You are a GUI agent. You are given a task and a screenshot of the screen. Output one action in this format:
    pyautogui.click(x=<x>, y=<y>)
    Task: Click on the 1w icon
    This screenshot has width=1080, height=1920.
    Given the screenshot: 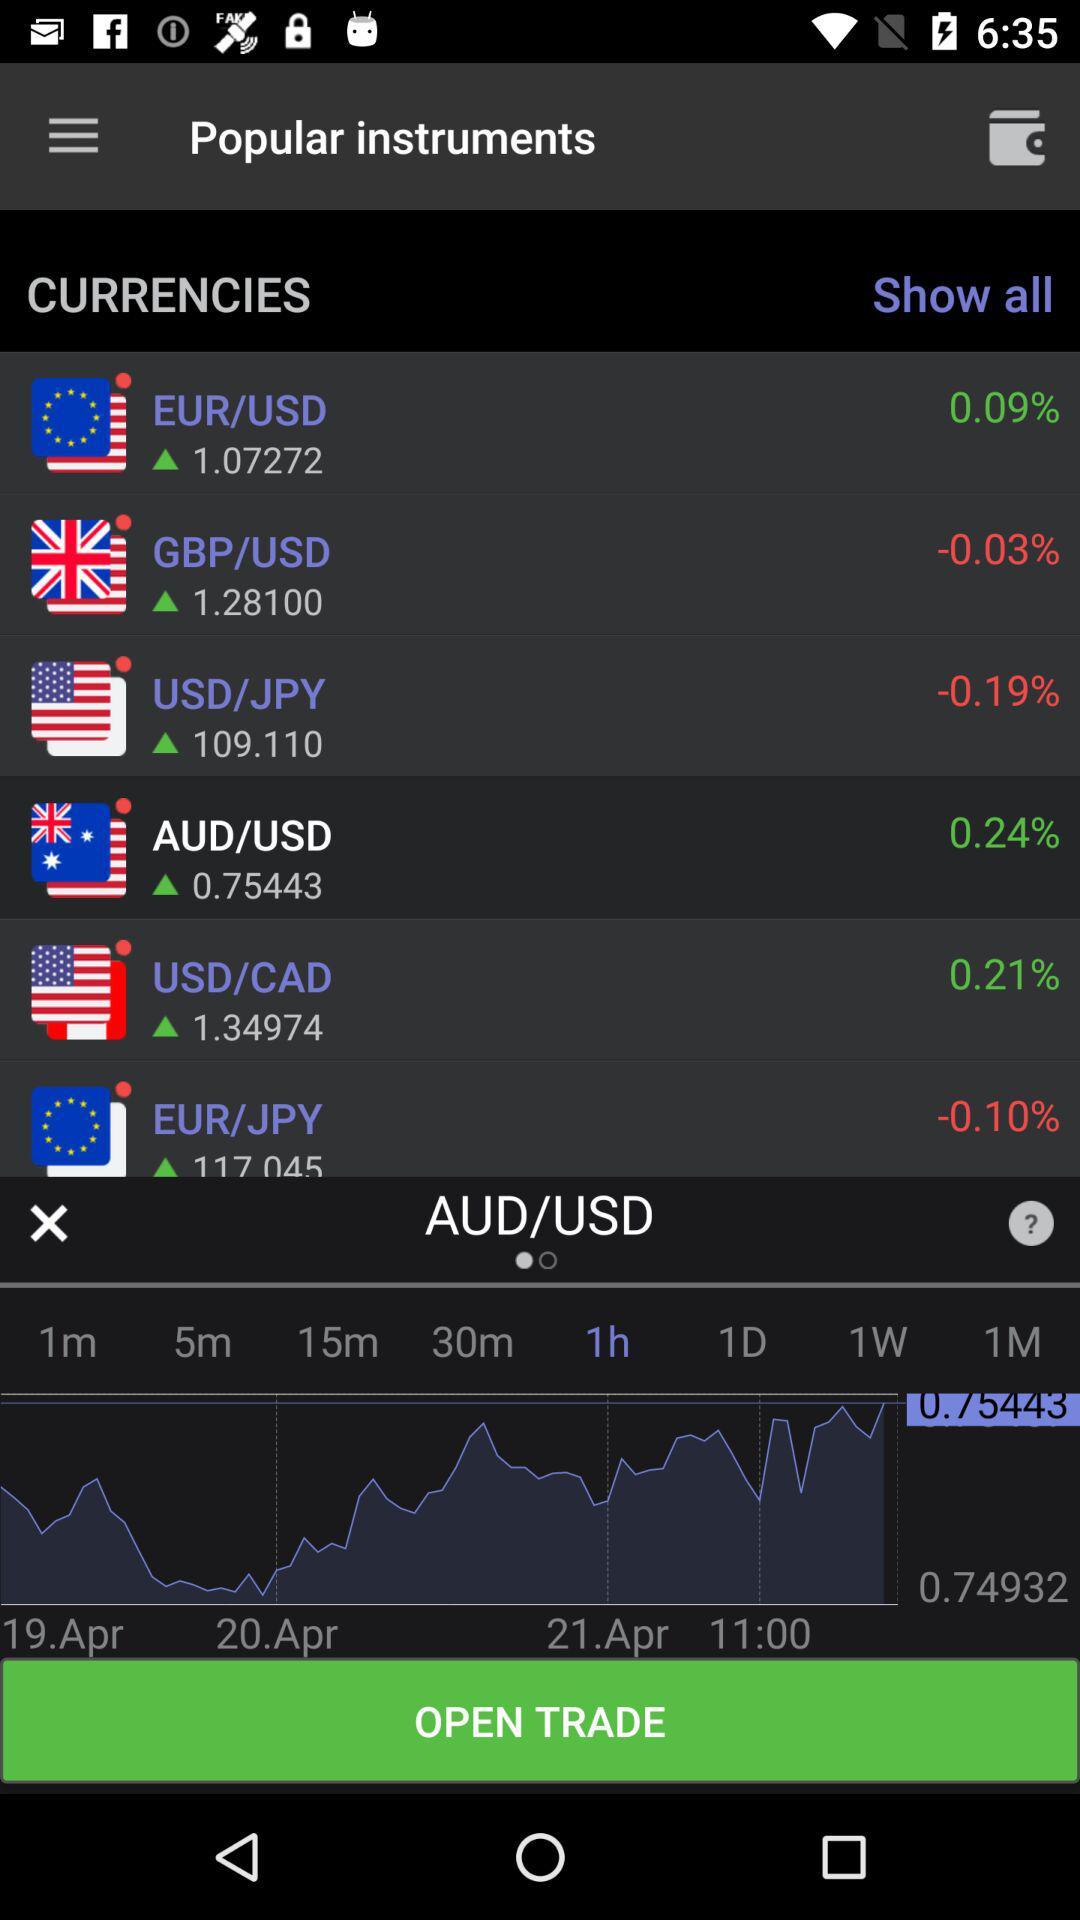 What is the action you would take?
    pyautogui.click(x=876, y=1340)
    